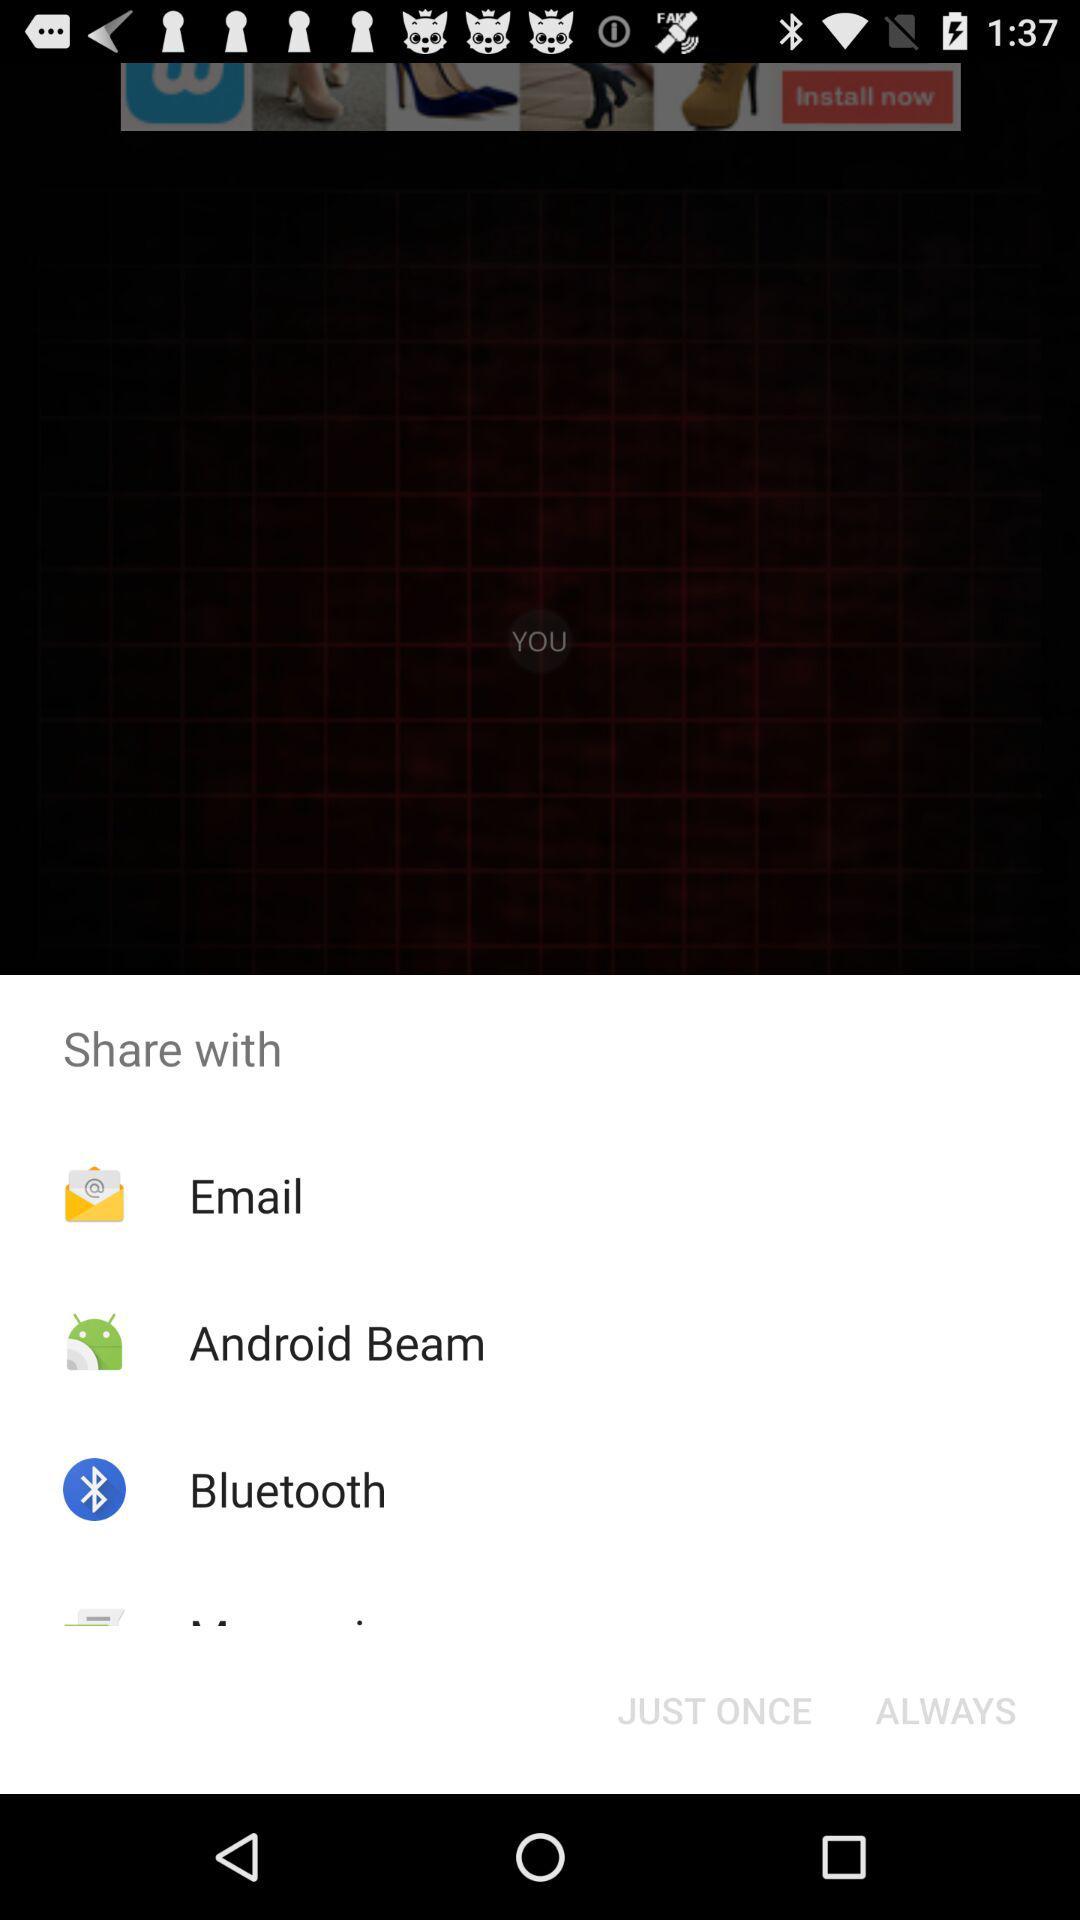 The image size is (1080, 1920). Describe the element at coordinates (303, 1636) in the screenshot. I see `icon to the left of the just once` at that location.